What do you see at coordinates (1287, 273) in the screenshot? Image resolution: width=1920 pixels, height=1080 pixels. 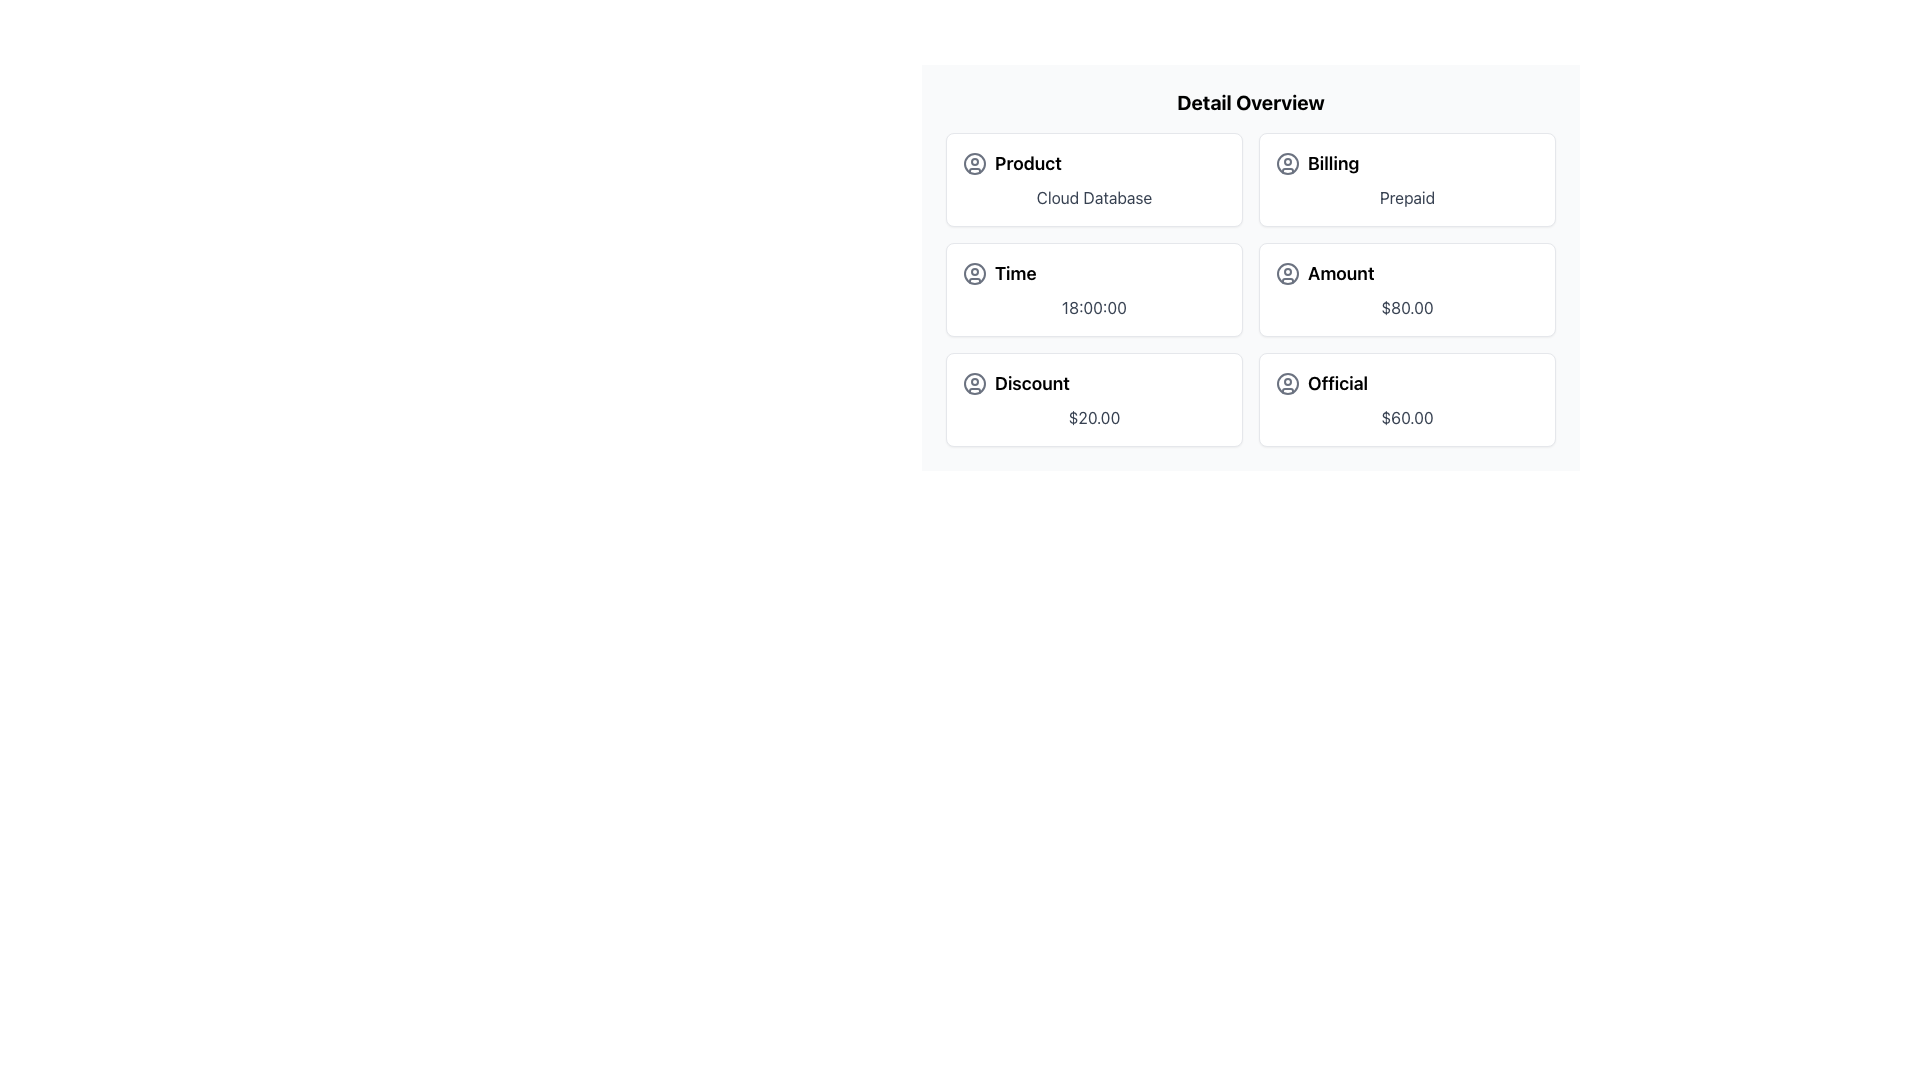 I see `the circular user profile icon, which is styled with a dark gray color and located in the third column of the second row of a 3x2 grid layout, positioned to the left of the 'Amount' text label` at bounding box center [1287, 273].